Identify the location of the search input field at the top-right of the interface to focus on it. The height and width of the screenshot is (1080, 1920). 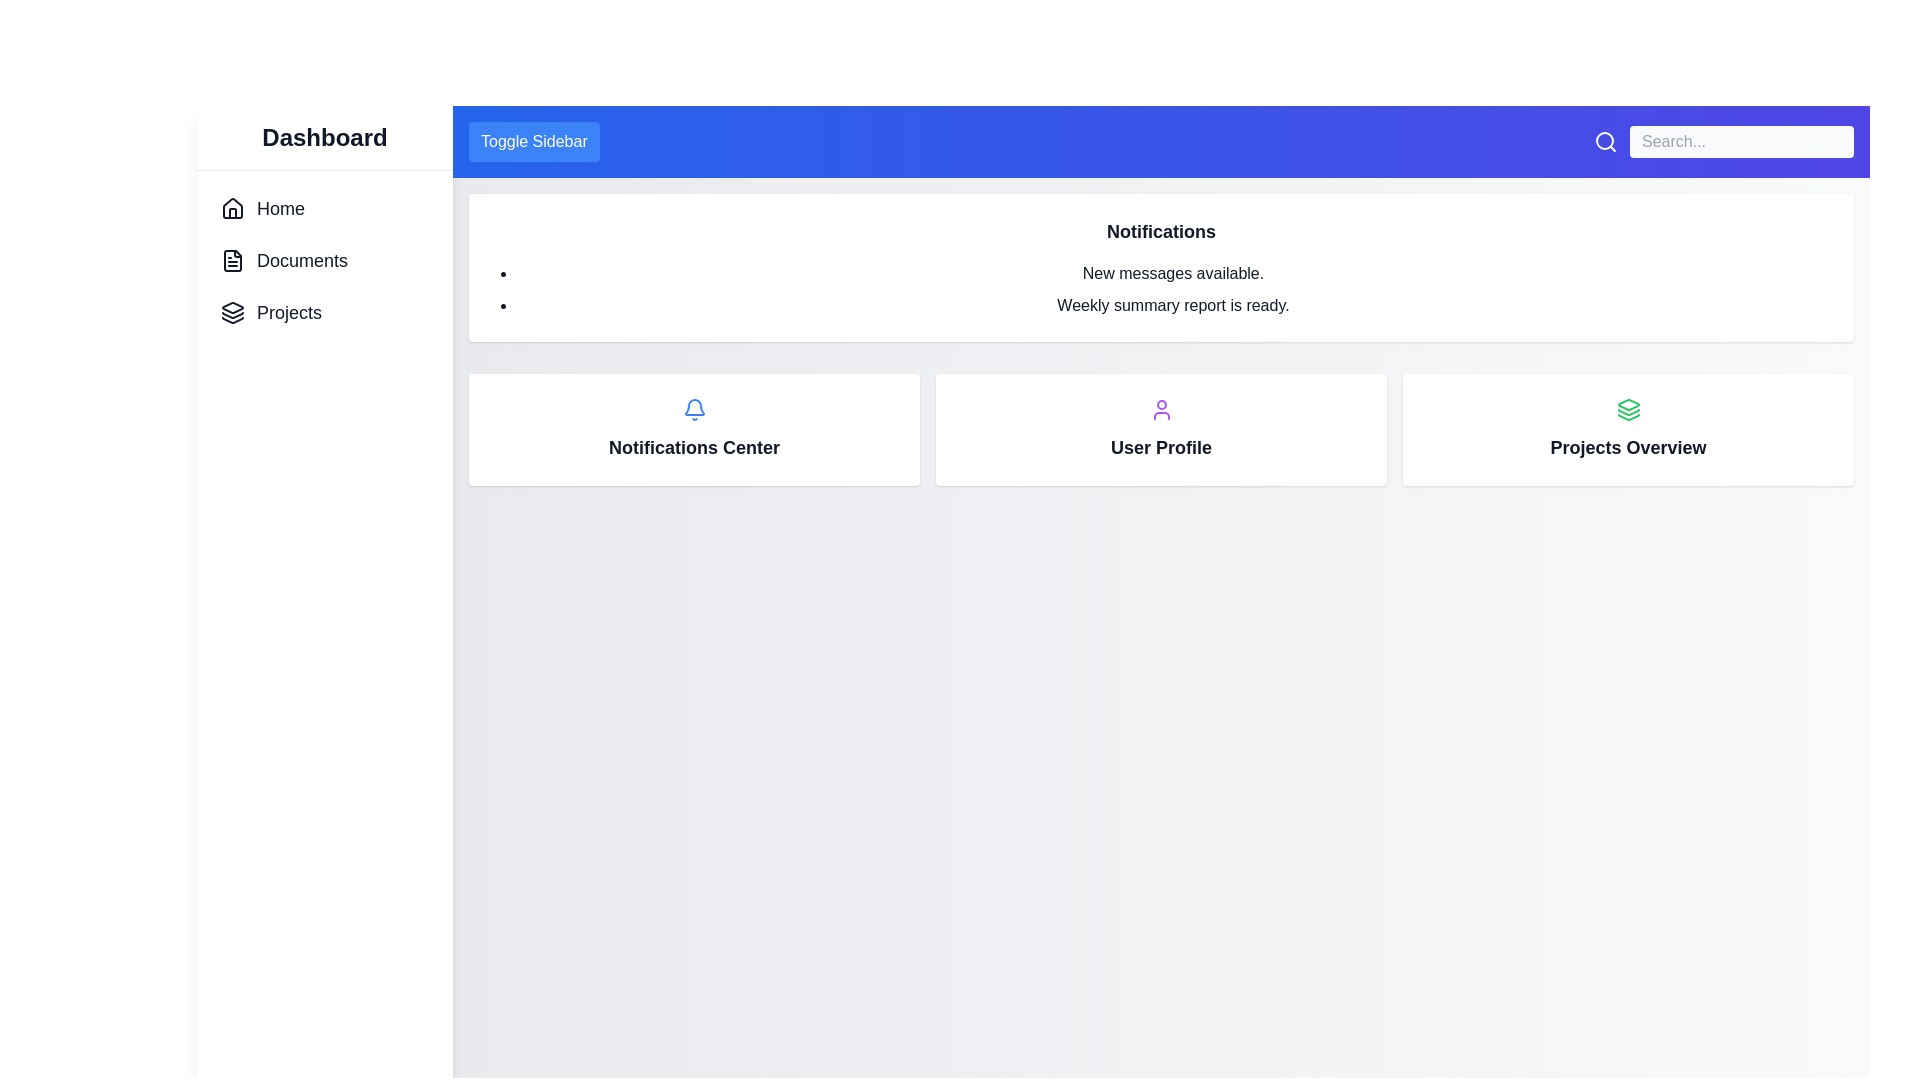
(1722, 141).